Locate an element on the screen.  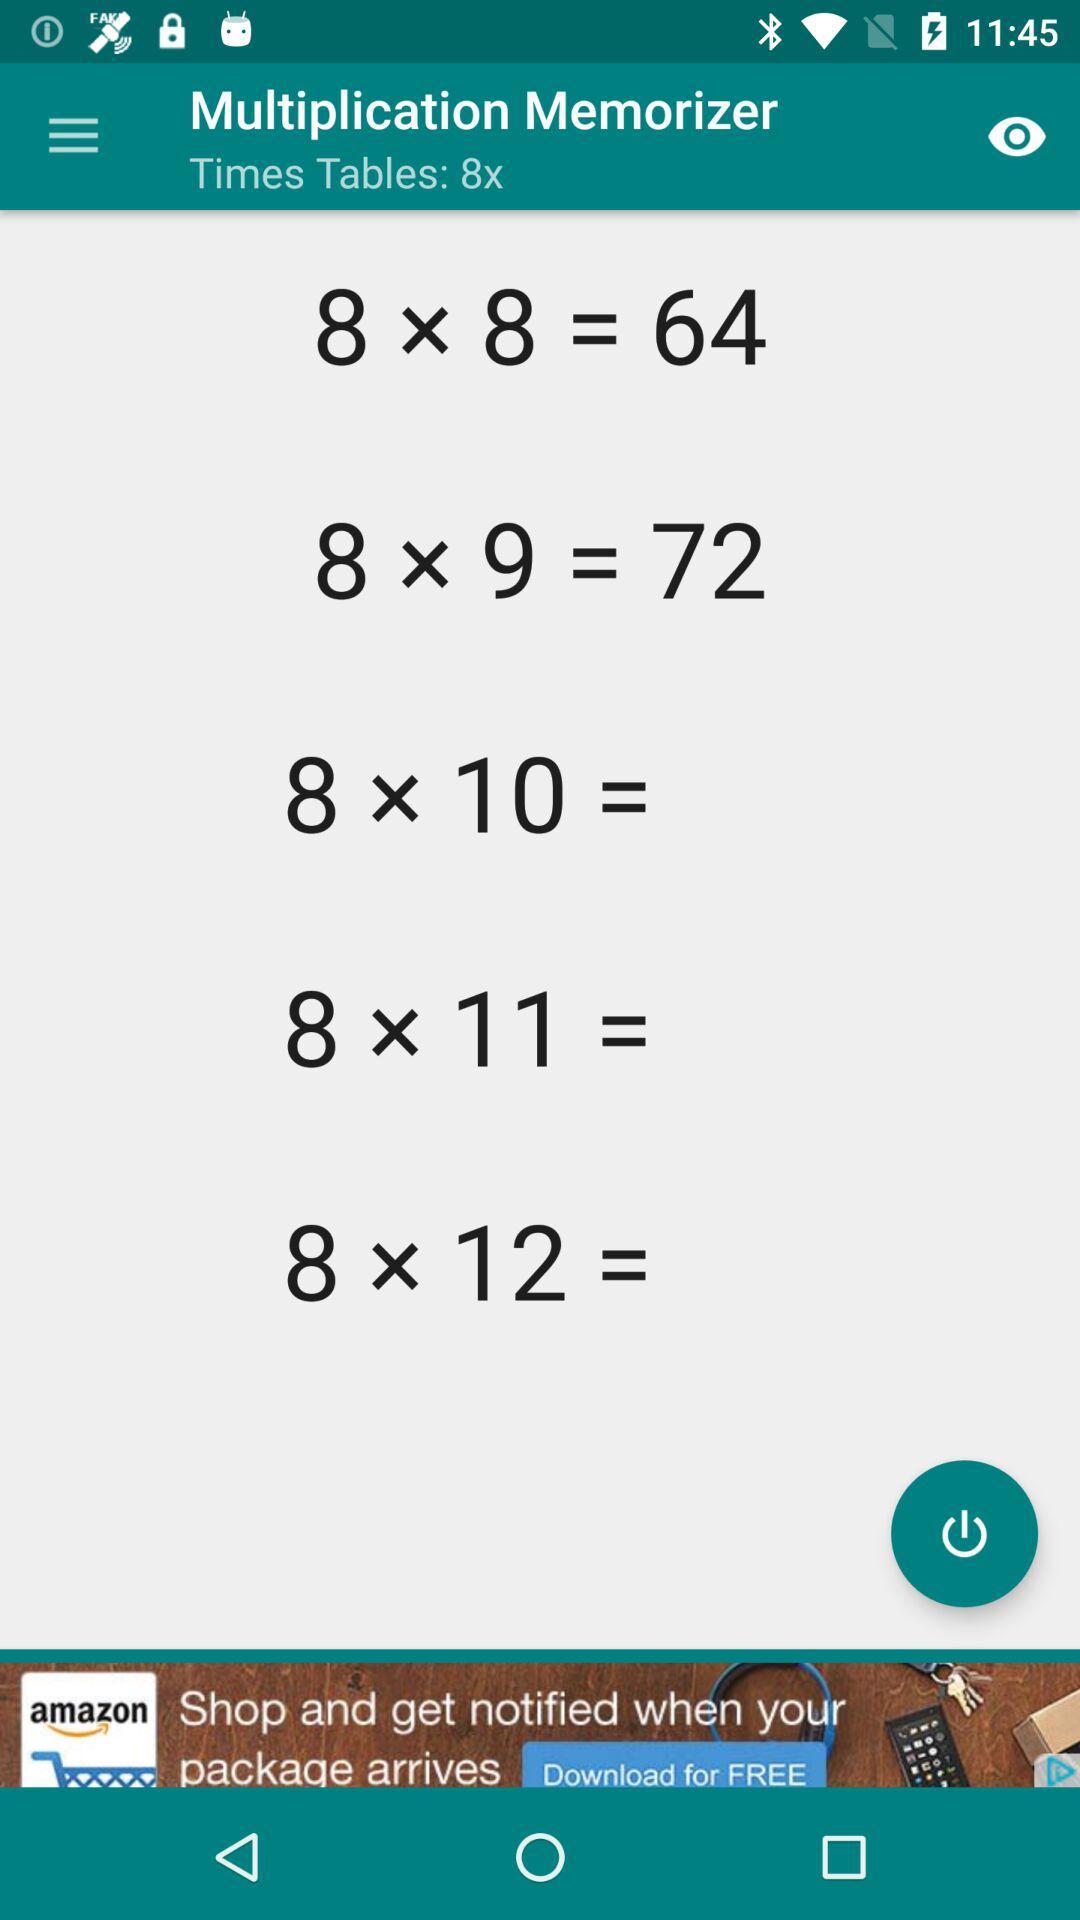
the multiplication memorizer is located at coordinates (963, 1532).